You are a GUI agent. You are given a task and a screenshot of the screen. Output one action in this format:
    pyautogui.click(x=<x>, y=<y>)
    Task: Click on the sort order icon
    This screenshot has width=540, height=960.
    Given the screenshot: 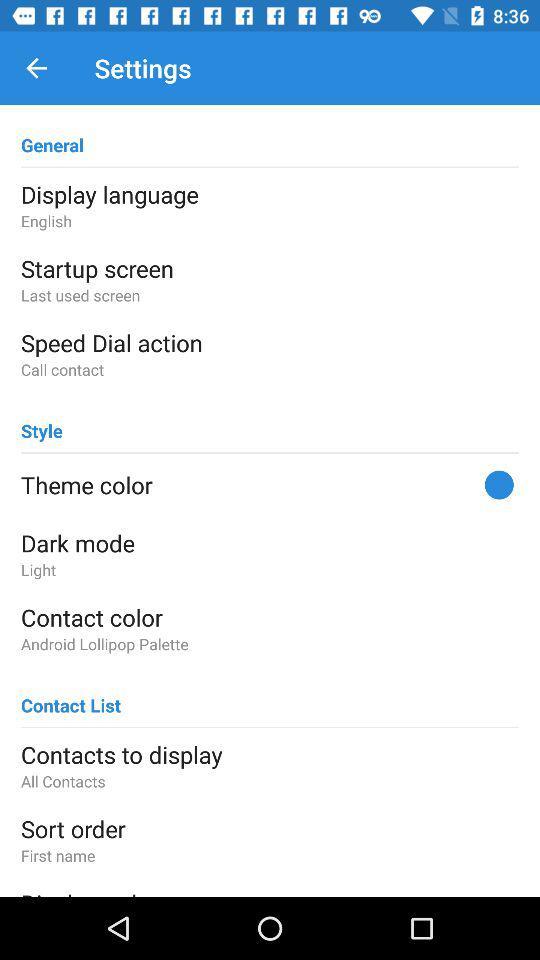 What is the action you would take?
    pyautogui.click(x=270, y=828)
    